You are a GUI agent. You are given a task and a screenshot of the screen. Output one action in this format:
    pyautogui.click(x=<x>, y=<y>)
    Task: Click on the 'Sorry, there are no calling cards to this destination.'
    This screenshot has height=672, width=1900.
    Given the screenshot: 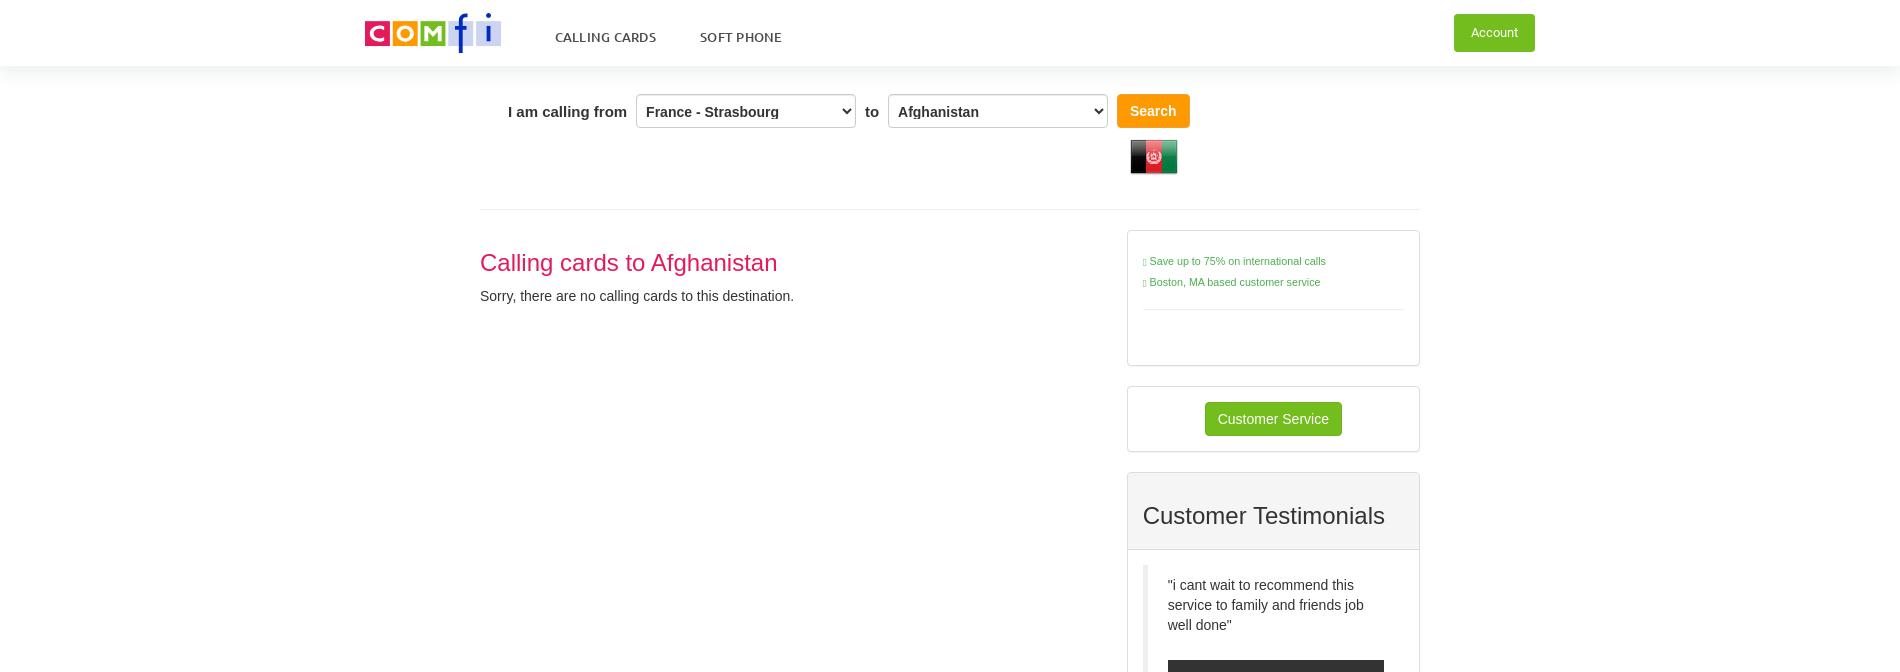 What is the action you would take?
    pyautogui.click(x=637, y=295)
    